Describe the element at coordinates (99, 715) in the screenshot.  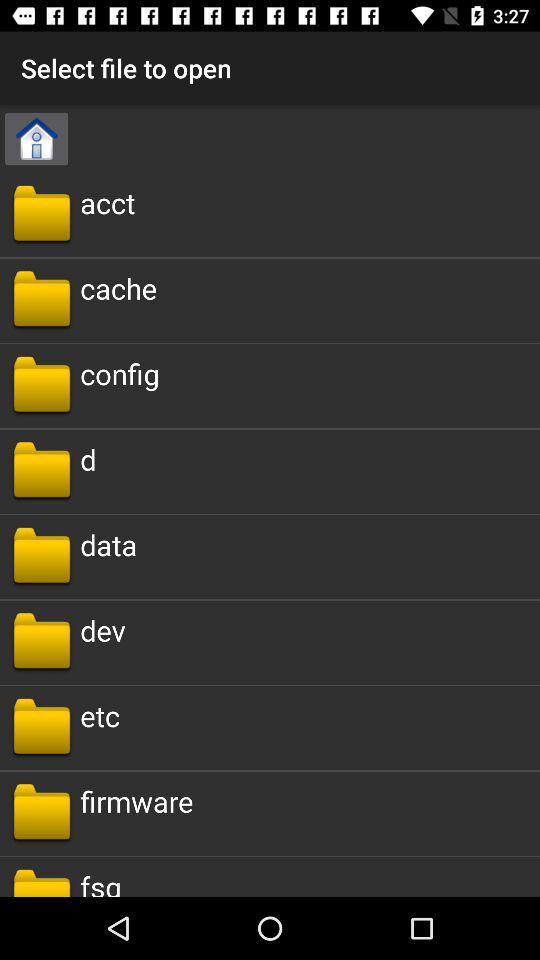
I see `the item above the firmware` at that location.